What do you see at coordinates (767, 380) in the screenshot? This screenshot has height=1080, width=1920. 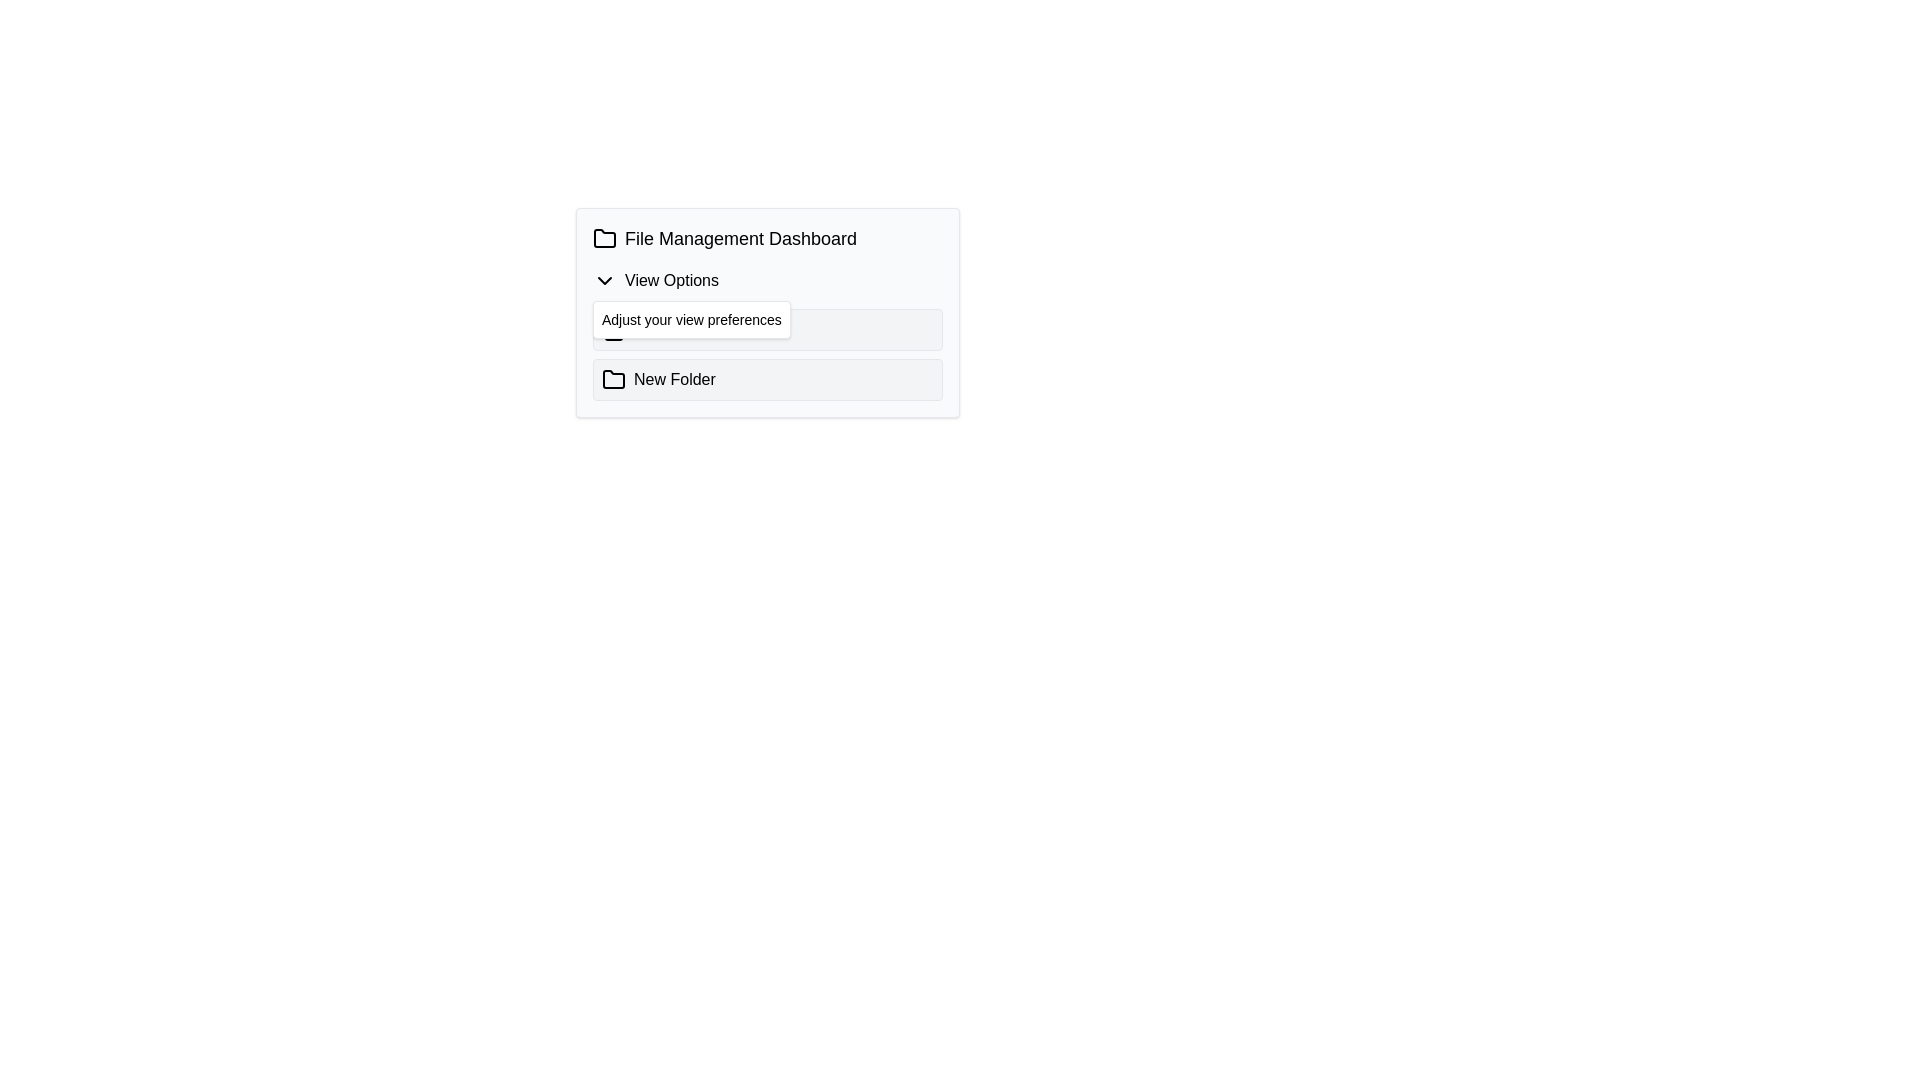 I see `the 'New Folder' button, which is the second button in a vertically-stacked group, located towards the middle-right of the interface` at bounding box center [767, 380].